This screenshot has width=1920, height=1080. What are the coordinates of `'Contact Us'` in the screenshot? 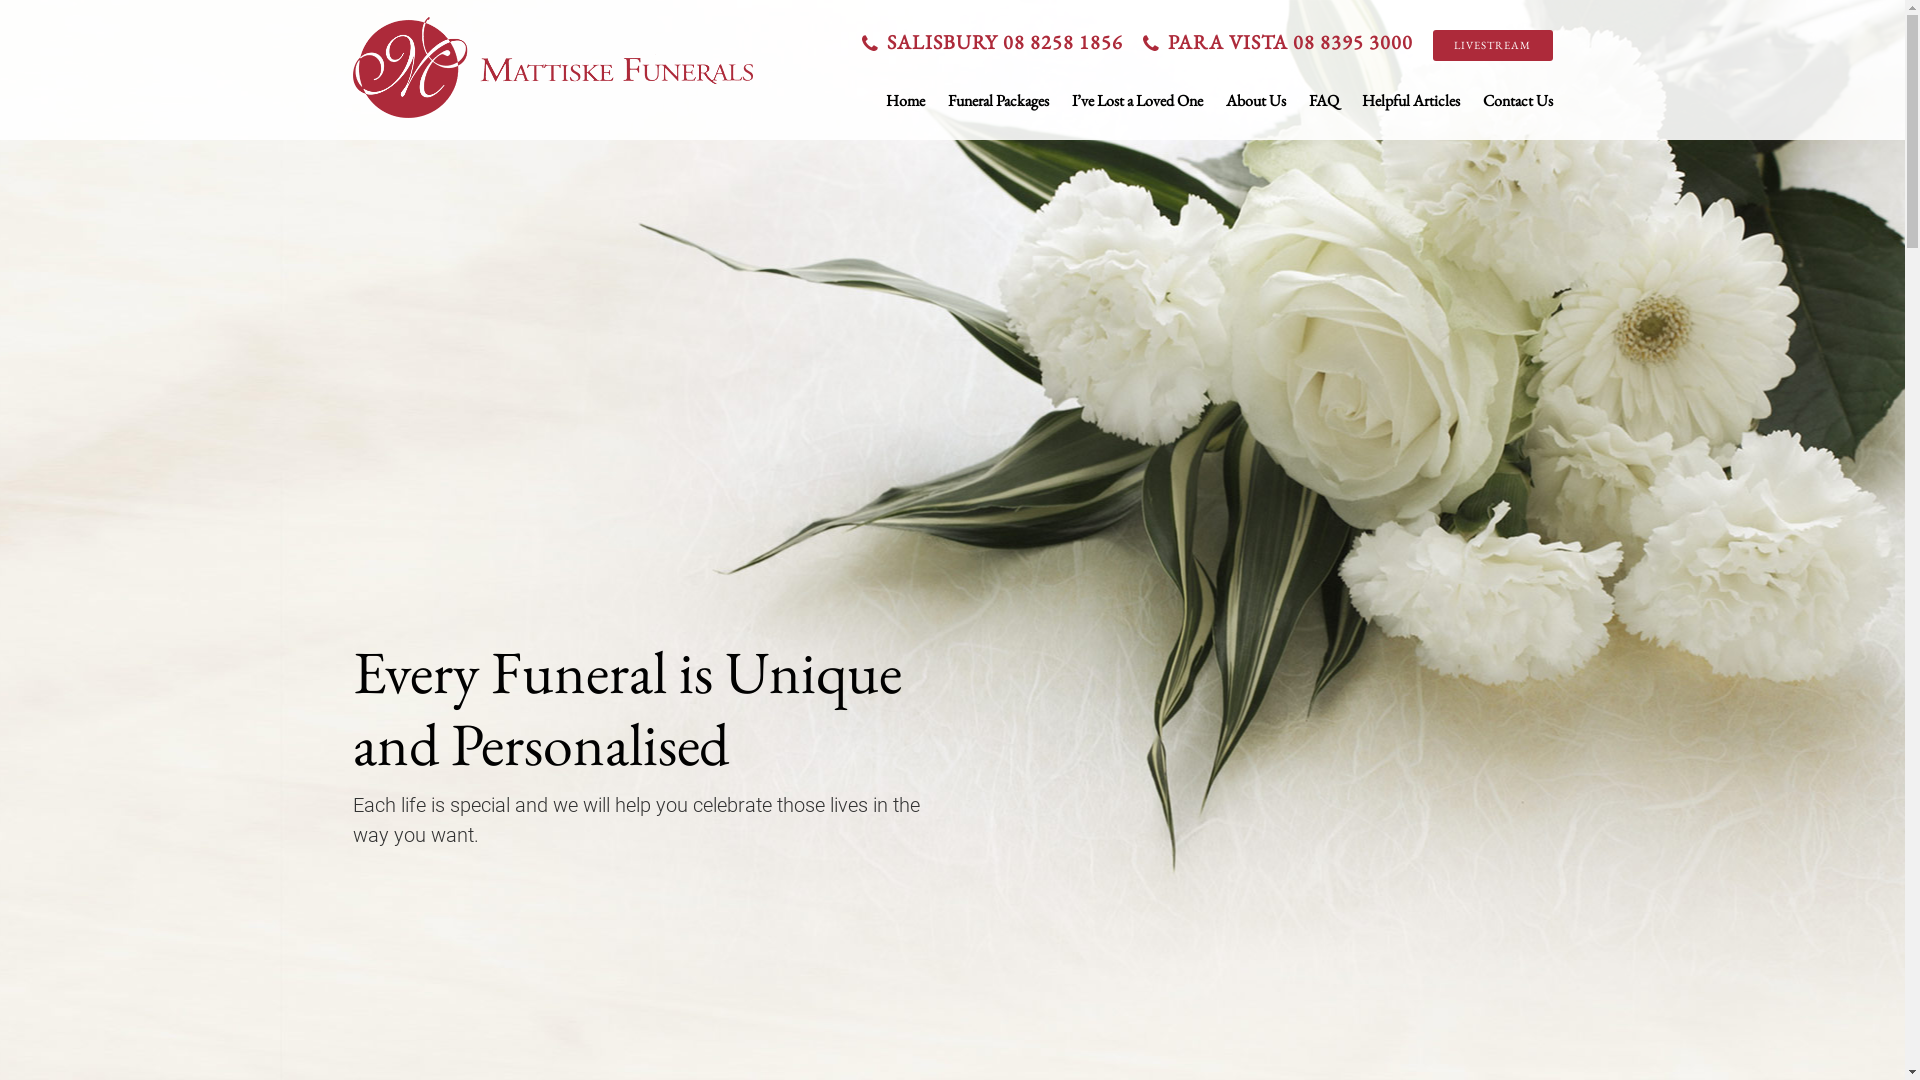 It's located at (1482, 100).